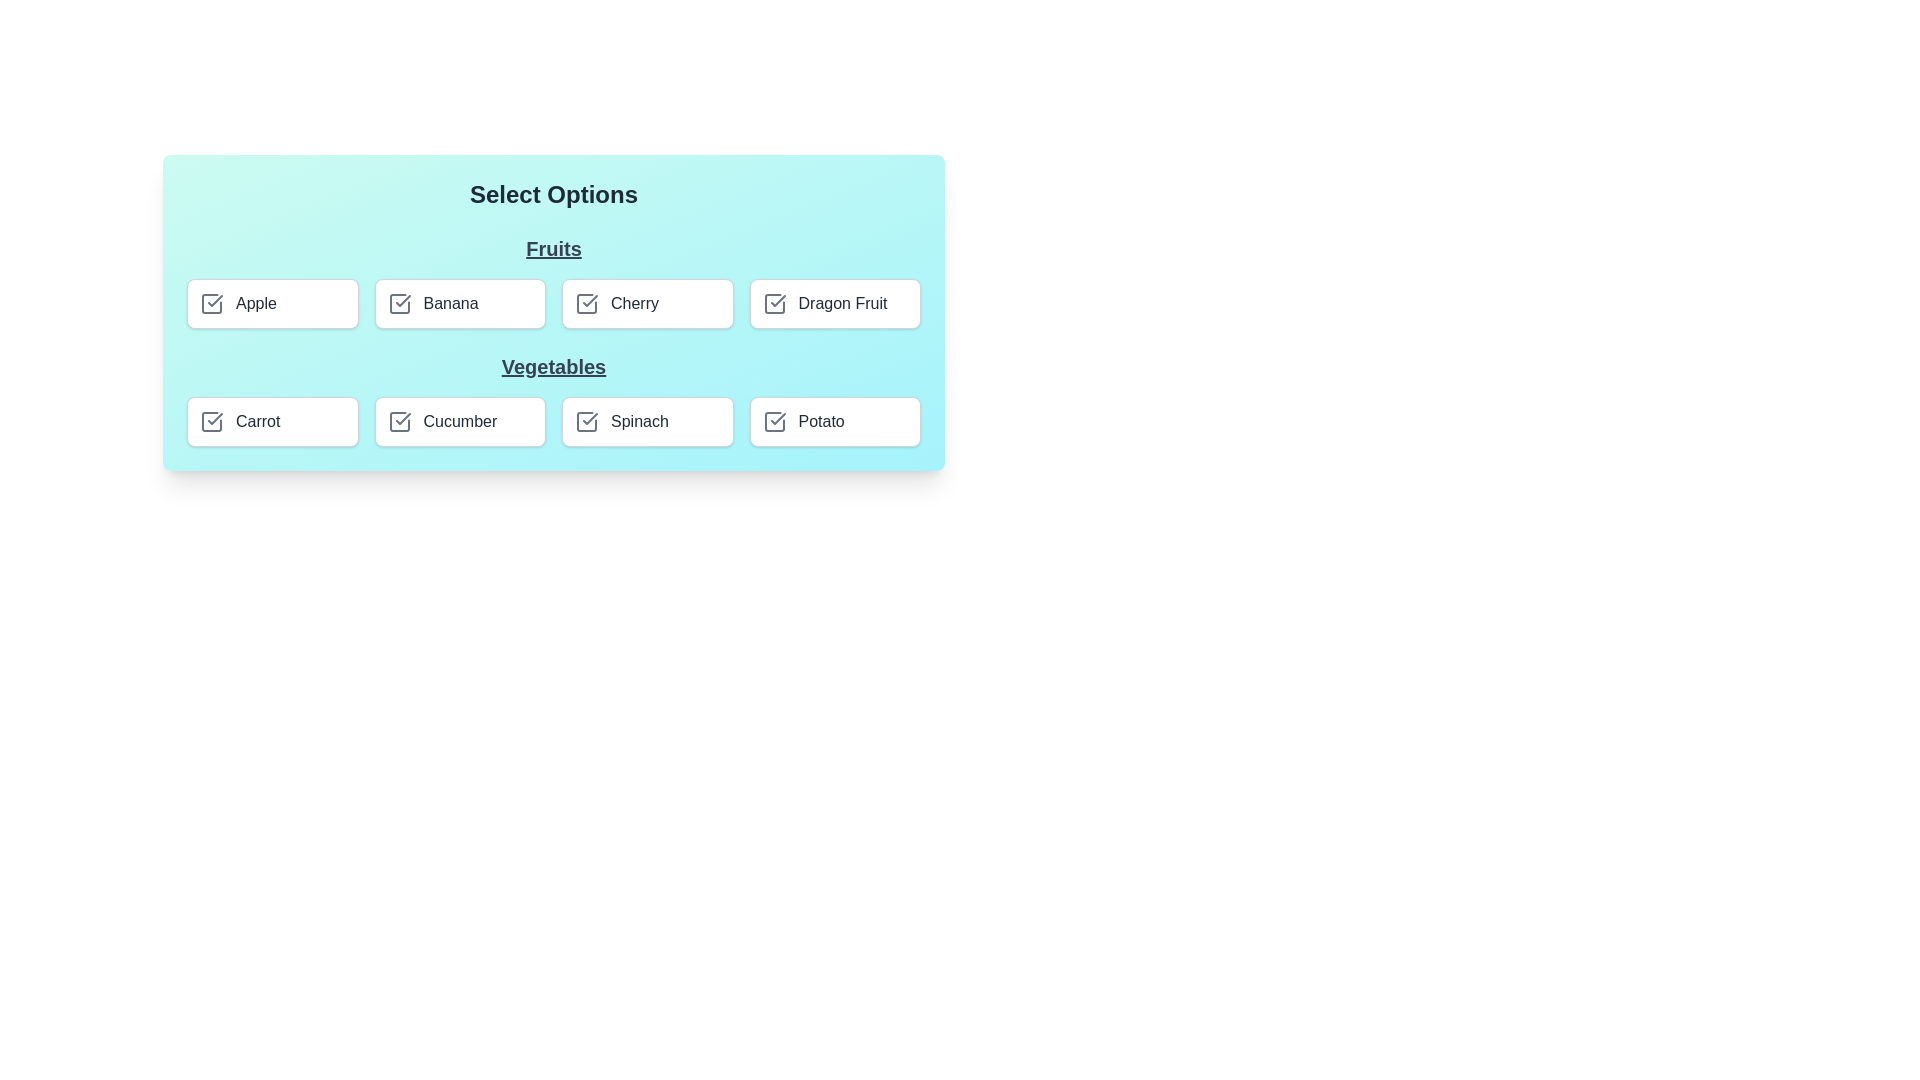 This screenshot has width=1920, height=1080. What do you see at coordinates (271, 420) in the screenshot?
I see `the first selectable list item with a gray checkmark and bold text 'Carrot'` at bounding box center [271, 420].